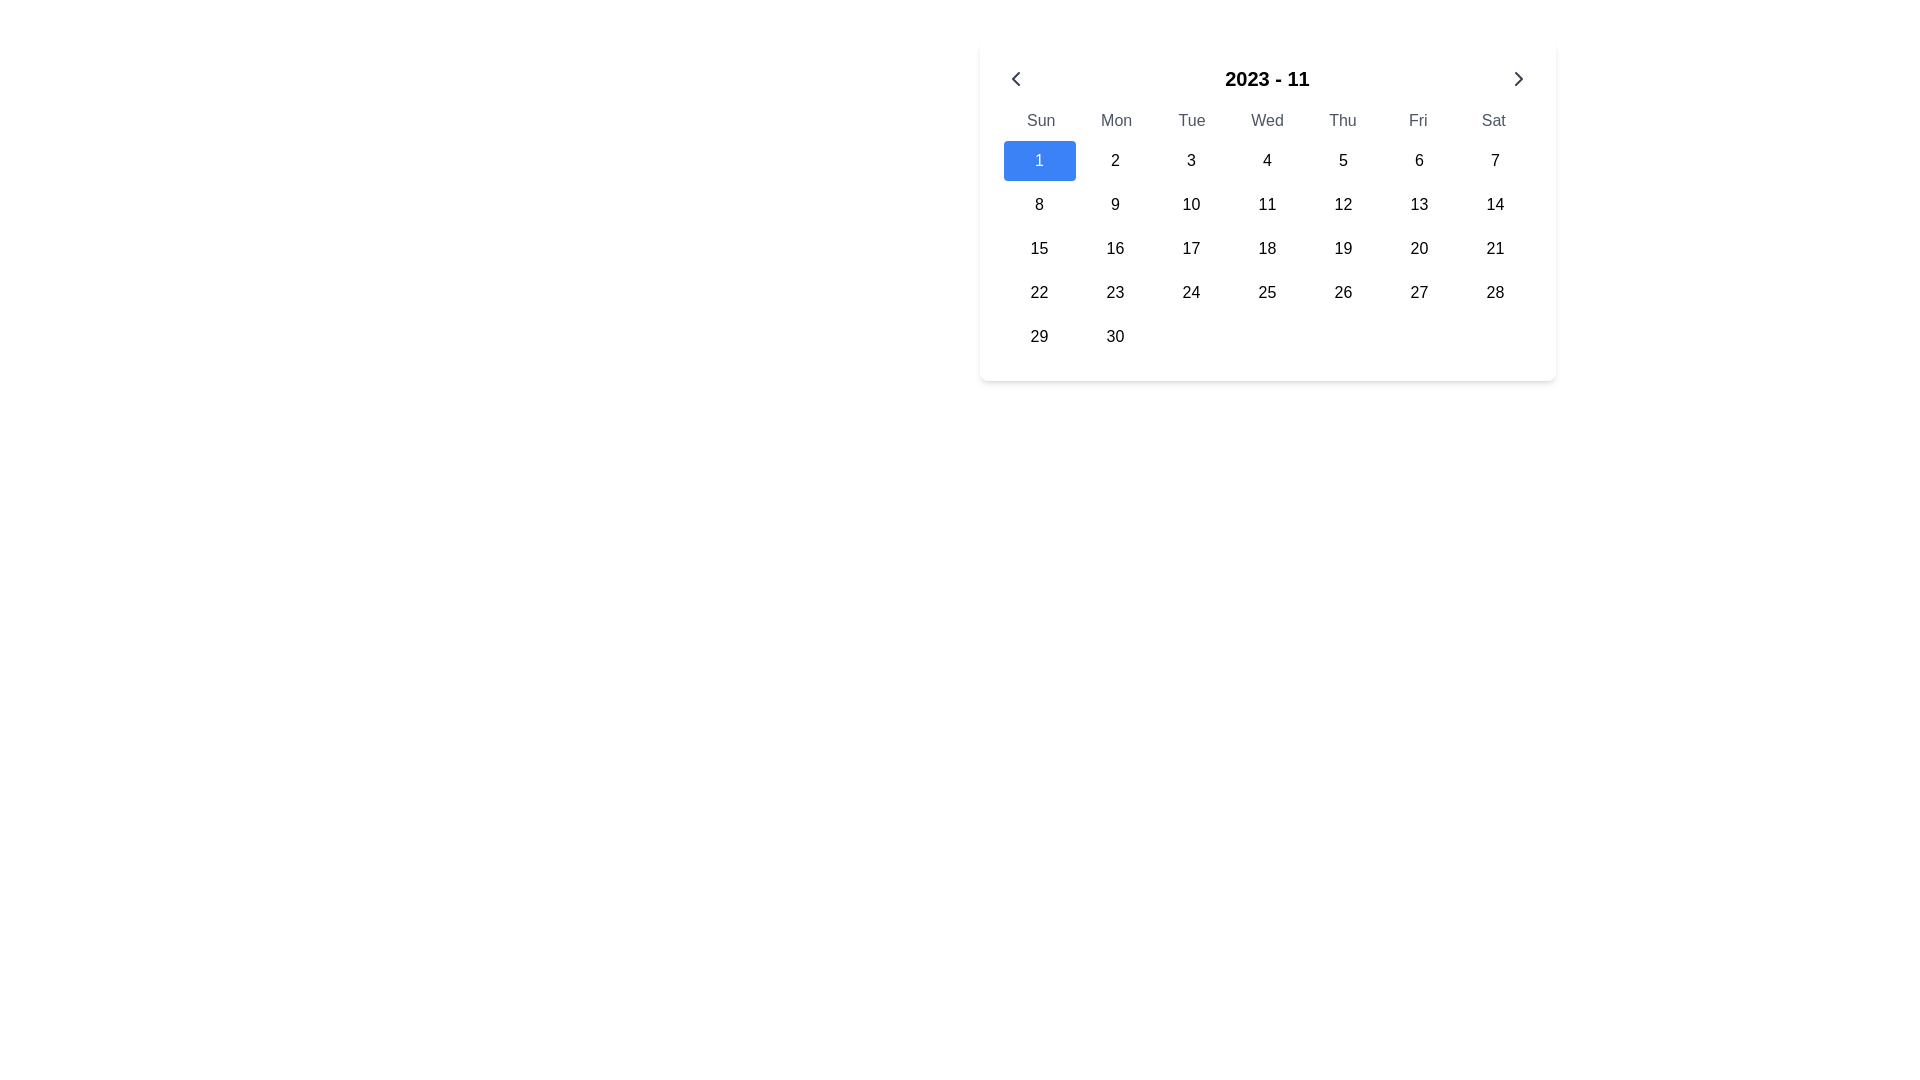  Describe the element at coordinates (1114, 204) in the screenshot. I see `the small rectangular button with rounded corners containing the number '9'` at that location.